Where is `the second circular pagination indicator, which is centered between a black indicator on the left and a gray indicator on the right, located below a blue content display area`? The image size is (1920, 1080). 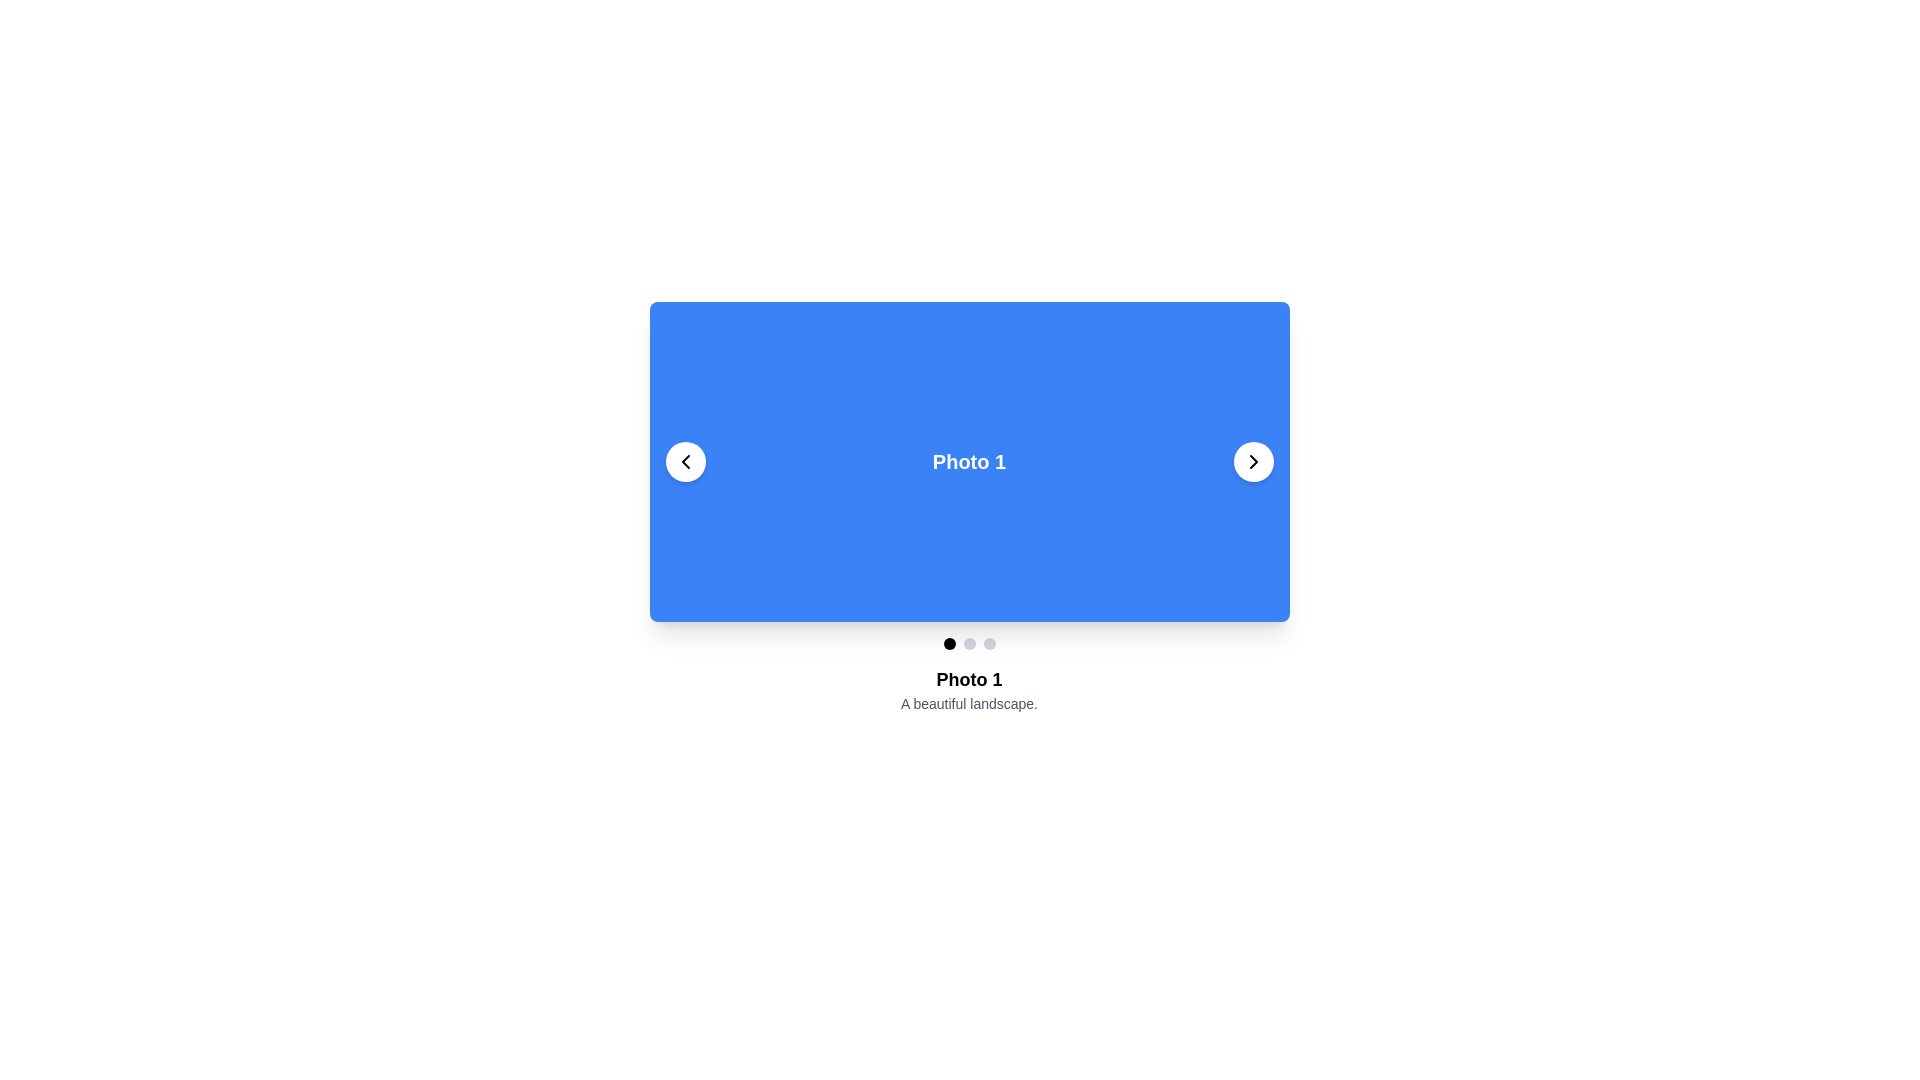 the second circular pagination indicator, which is centered between a black indicator on the left and a gray indicator on the right, located below a blue content display area is located at coordinates (969, 644).